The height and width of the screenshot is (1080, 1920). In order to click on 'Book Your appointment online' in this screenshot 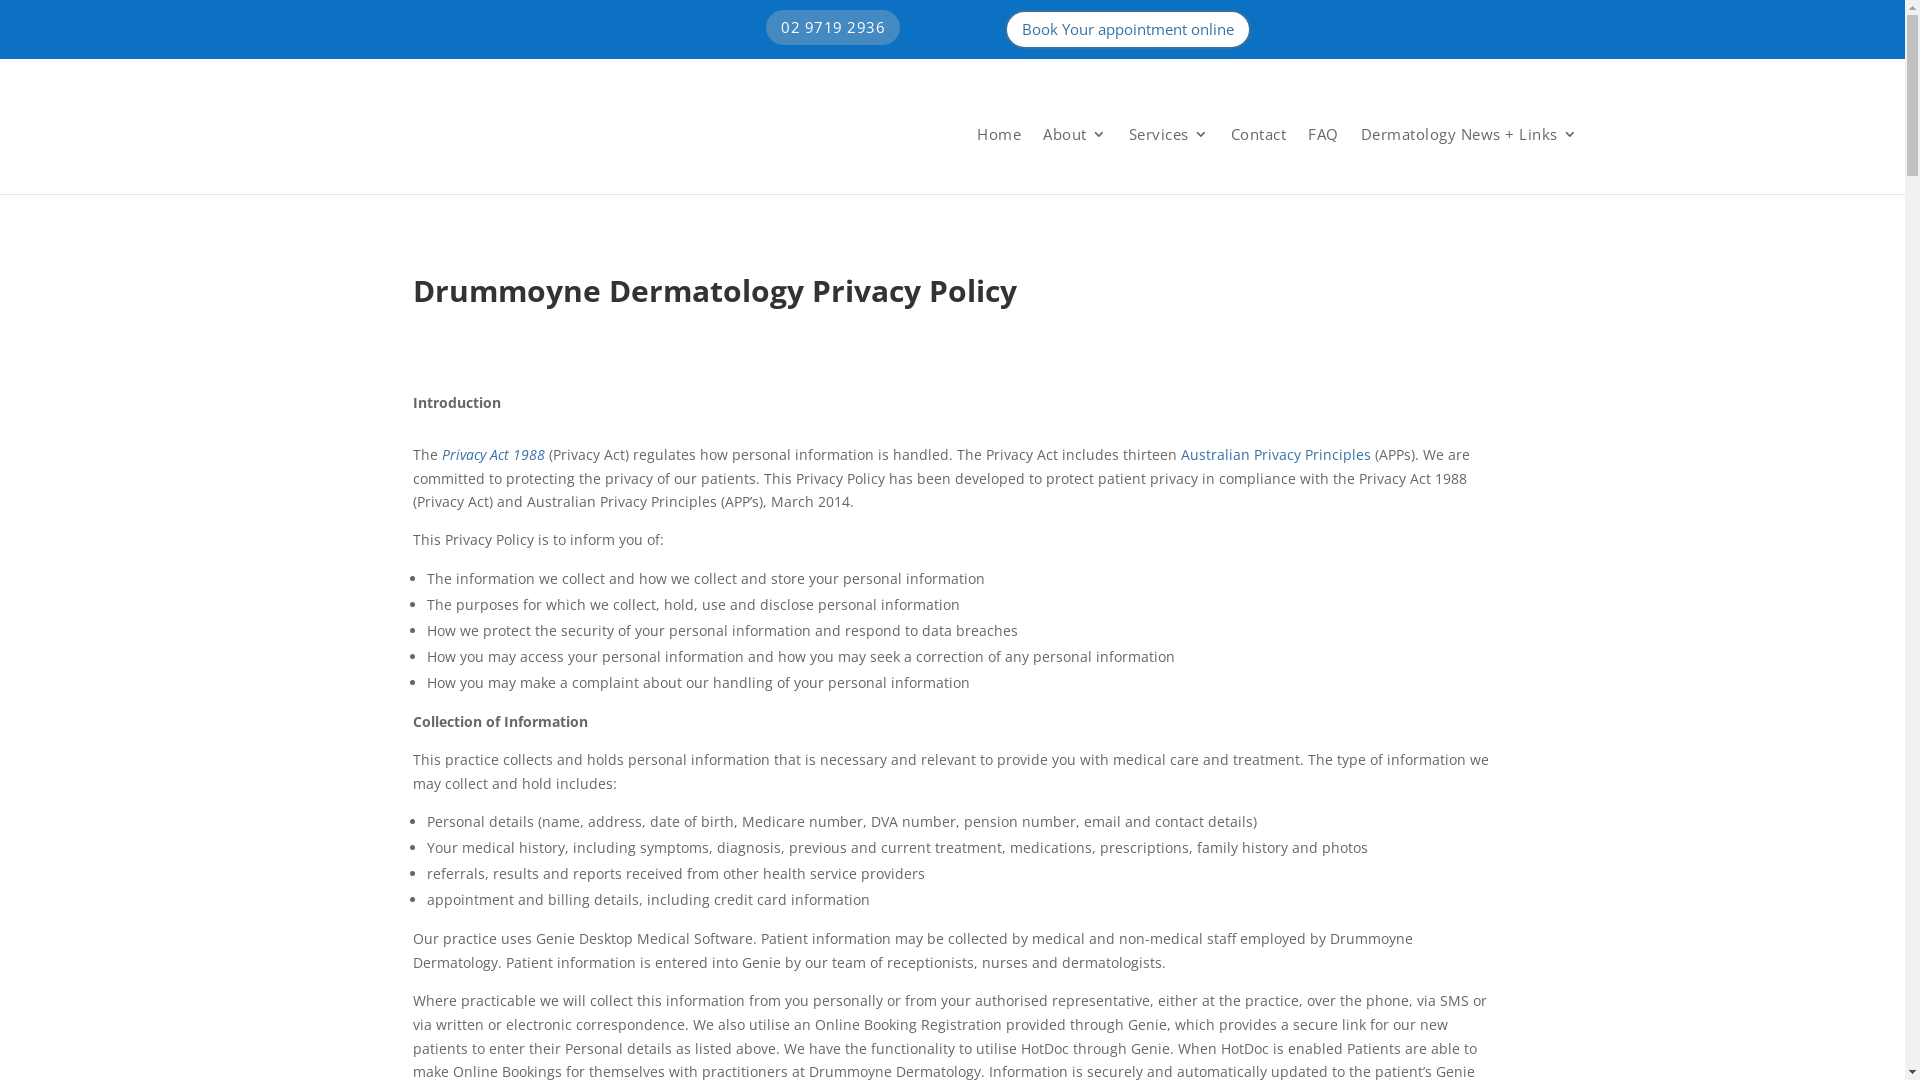, I will do `click(1128, 29)`.